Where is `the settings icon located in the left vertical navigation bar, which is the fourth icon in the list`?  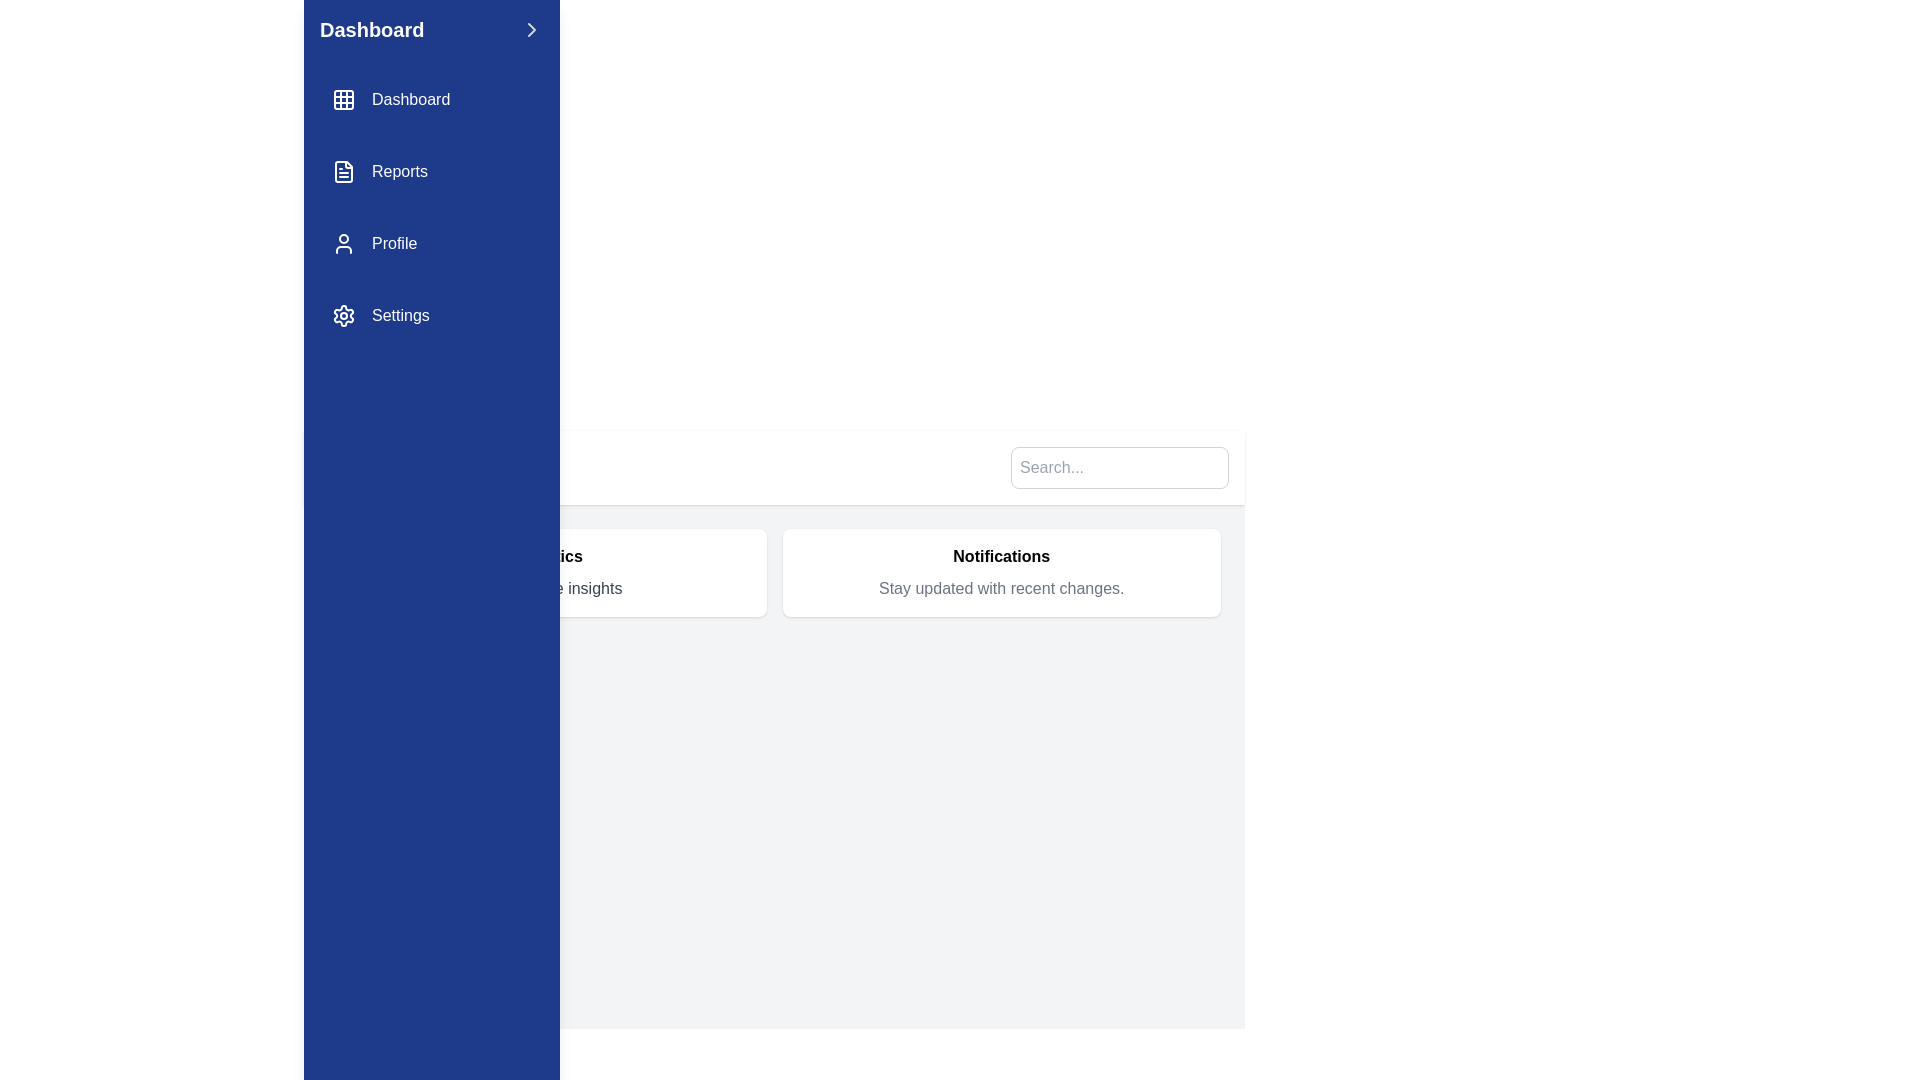 the settings icon located in the left vertical navigation bar, which is the fourth icon in the list is located at coordinates (344, 315).